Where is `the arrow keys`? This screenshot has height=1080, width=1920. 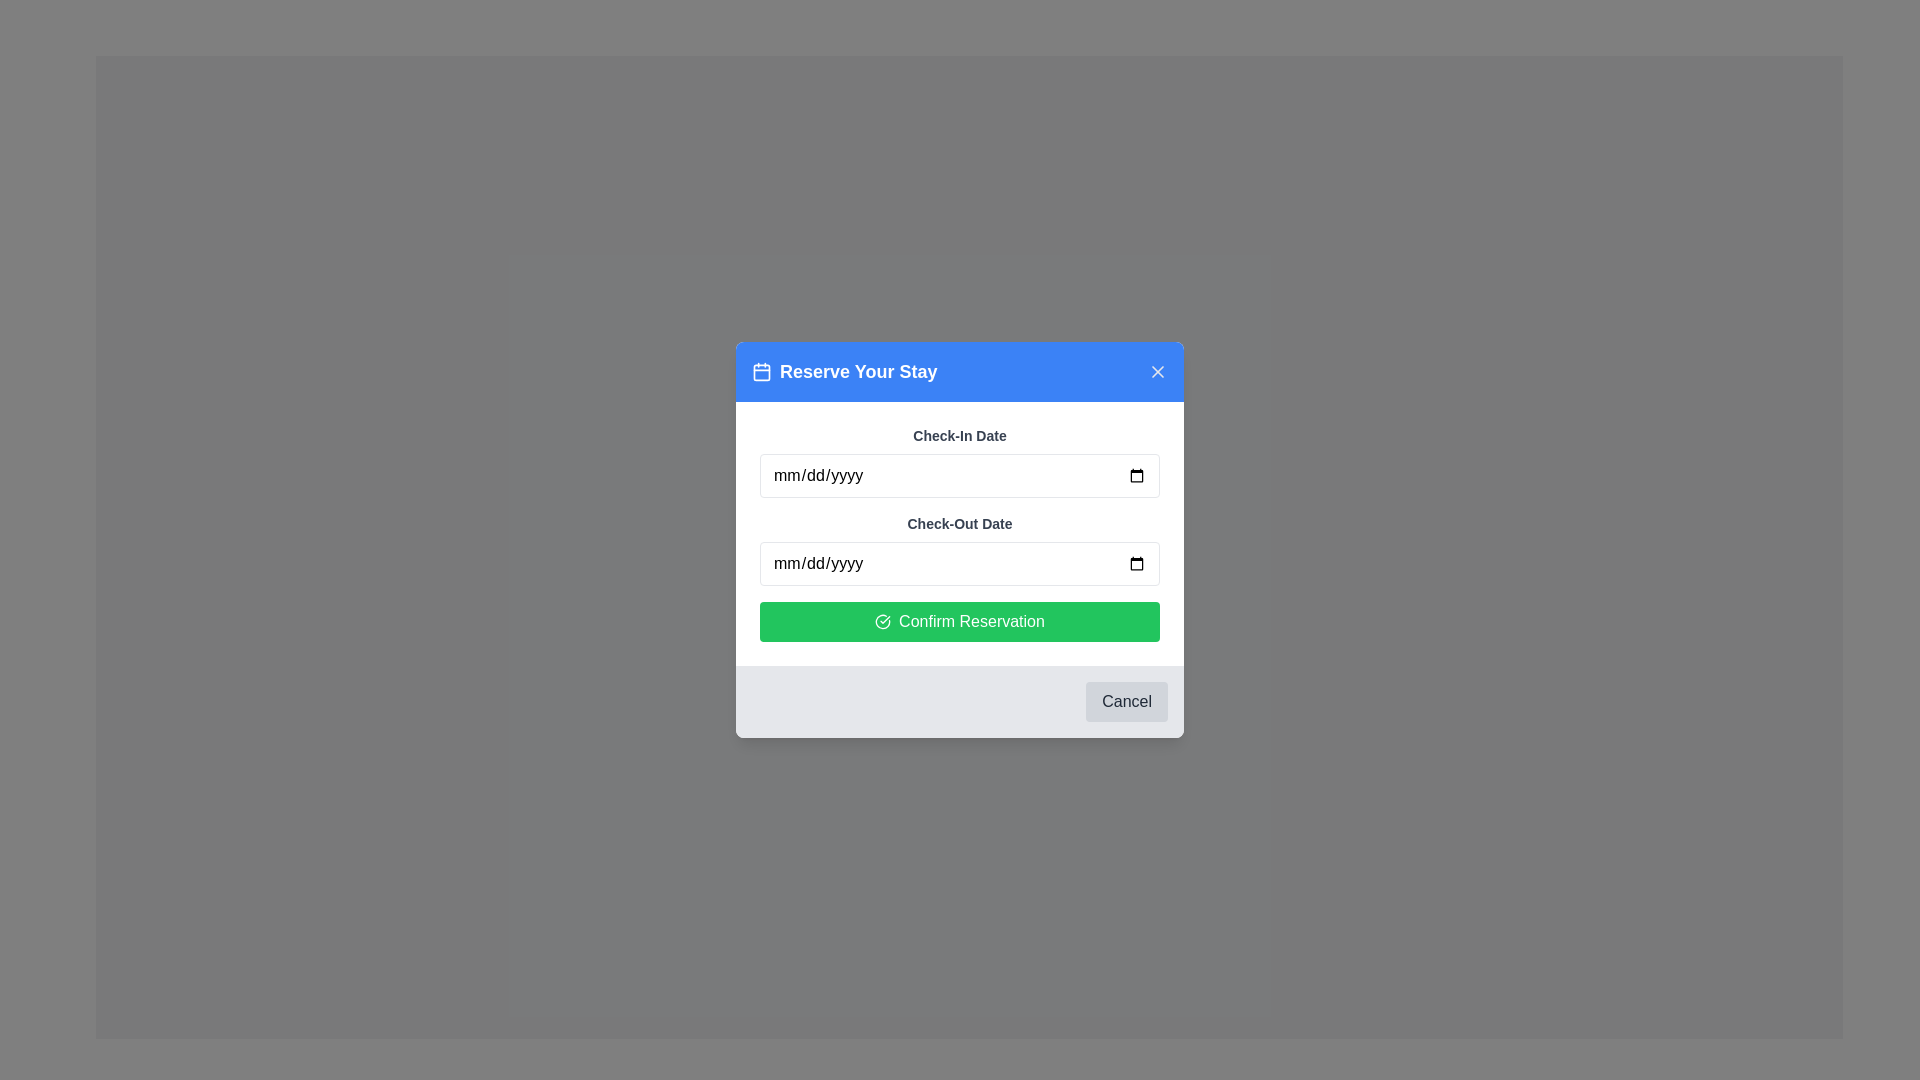 the arrow keys is located at coordinates (960, 462).